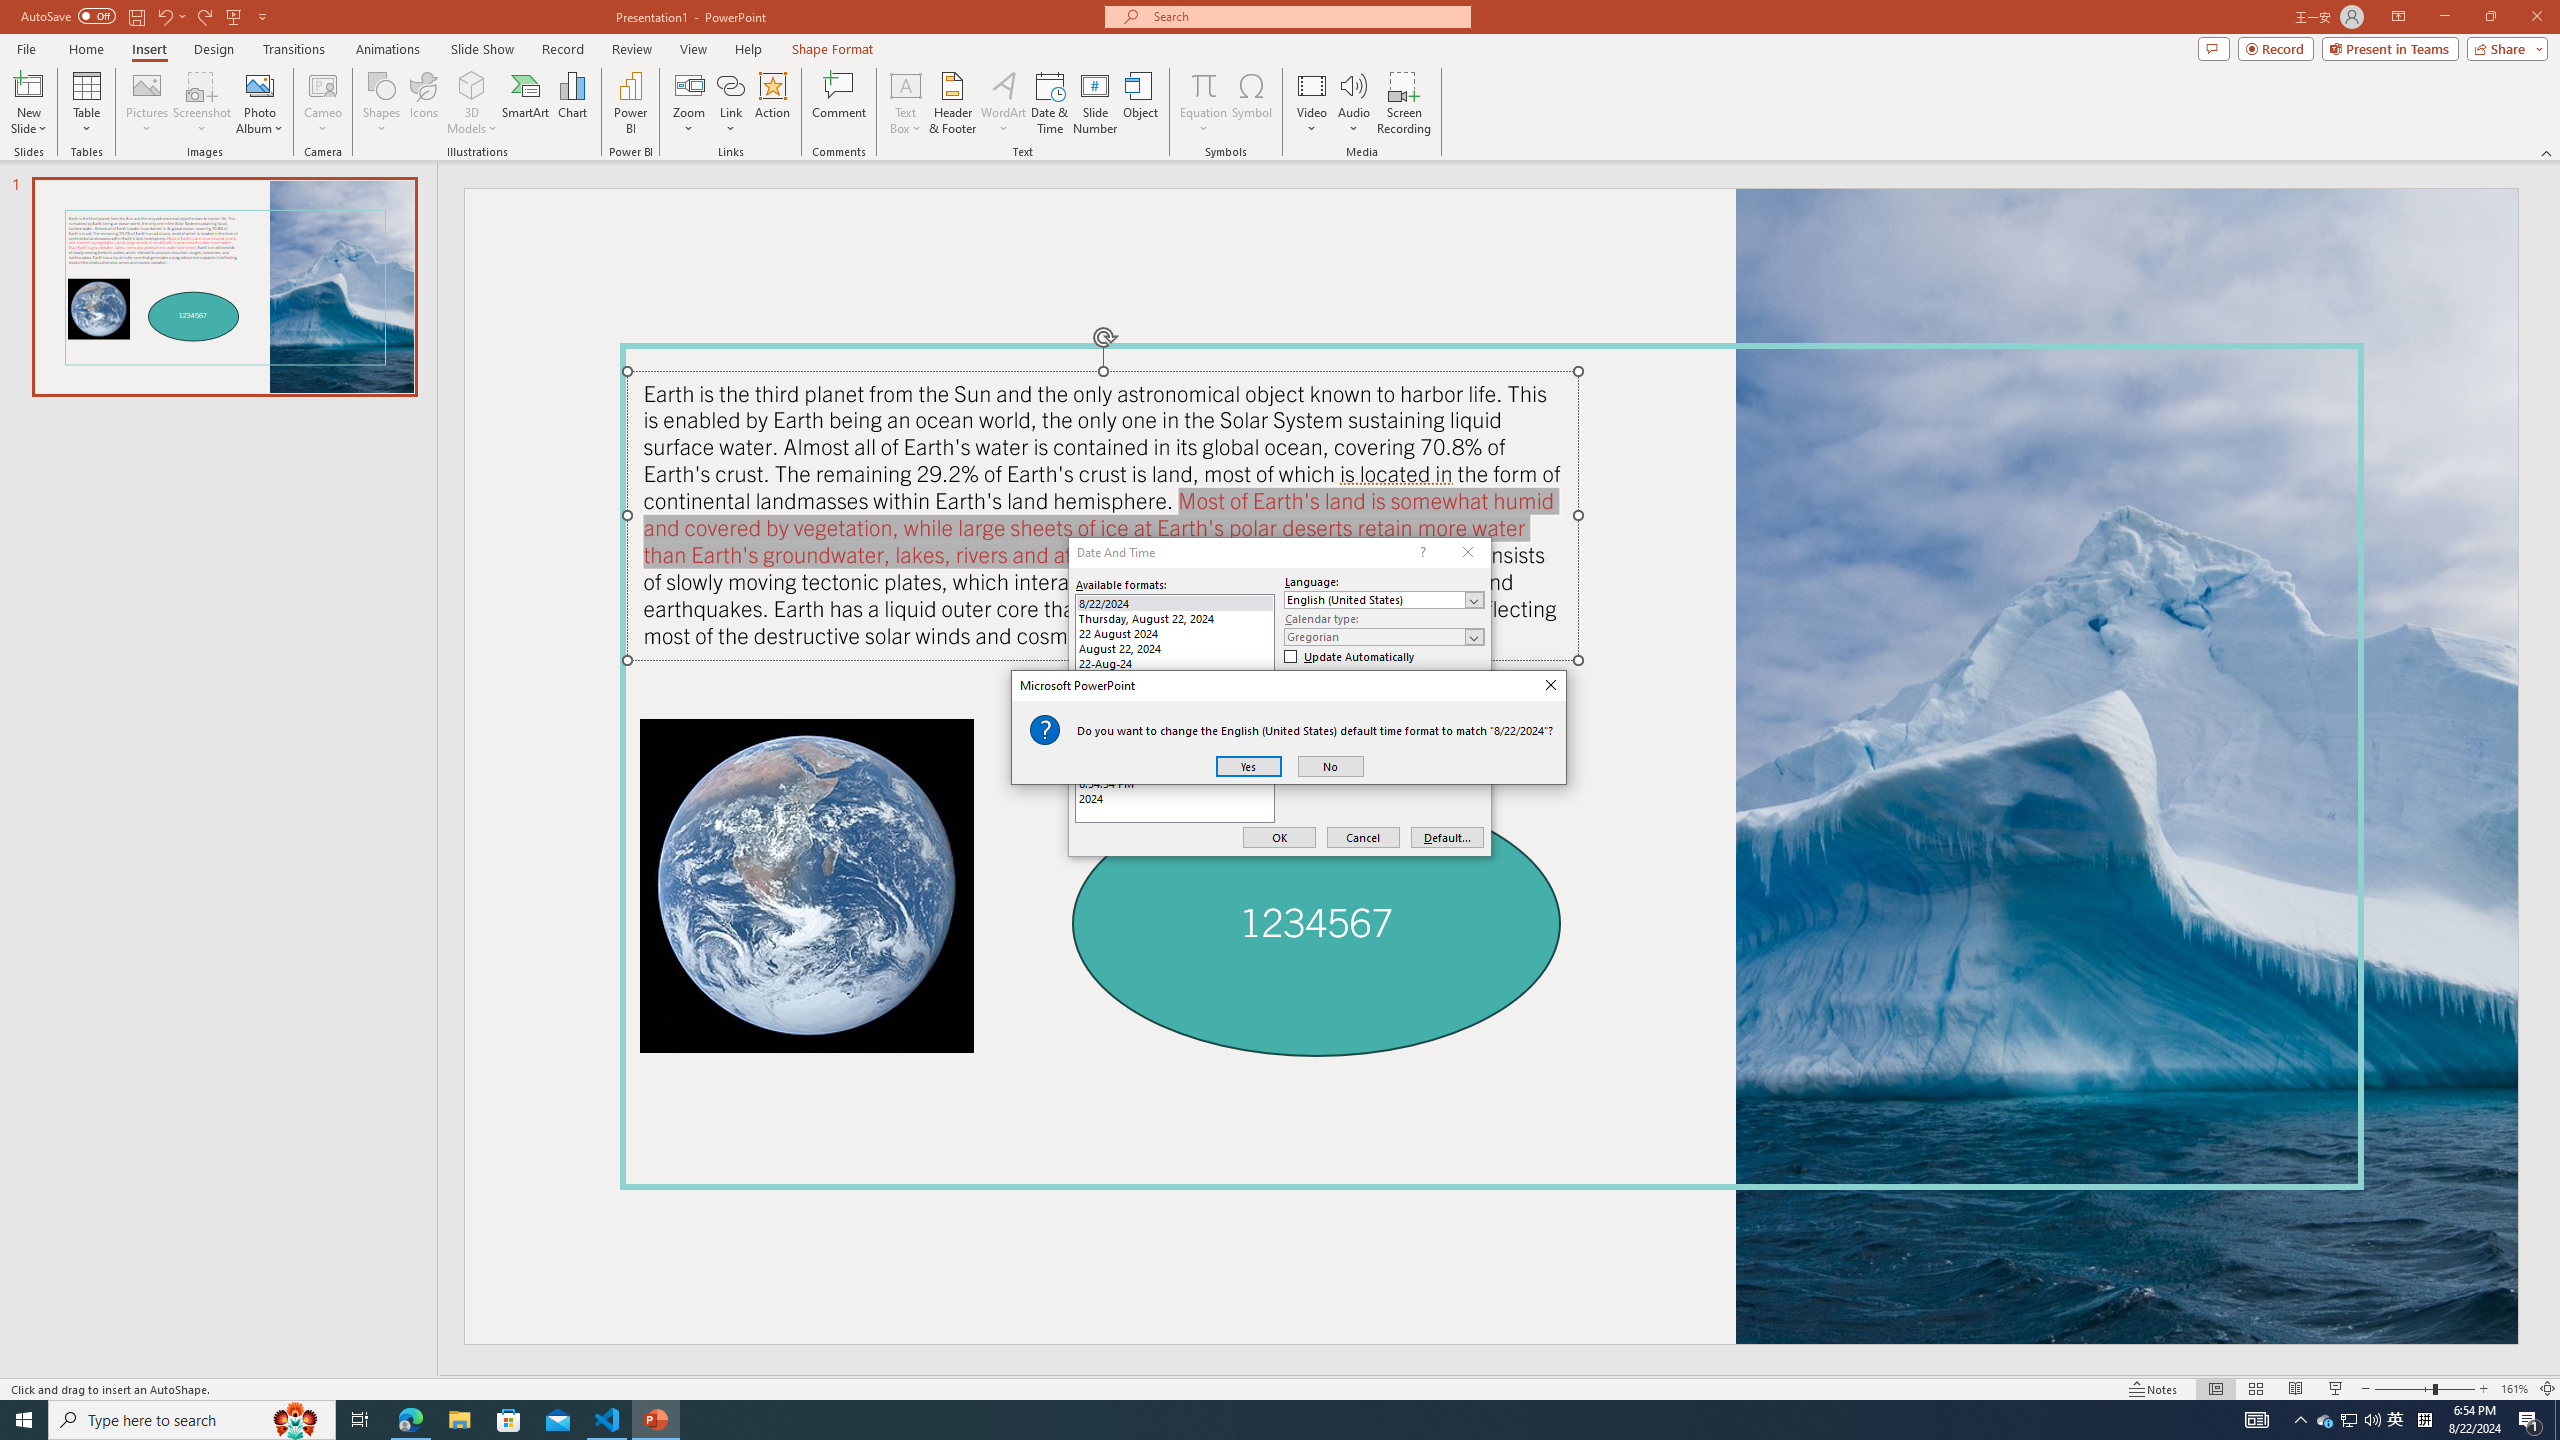 This screenshot has height=1440, width=2560. I want to click on 'SmartArt...', so click(525, 103).